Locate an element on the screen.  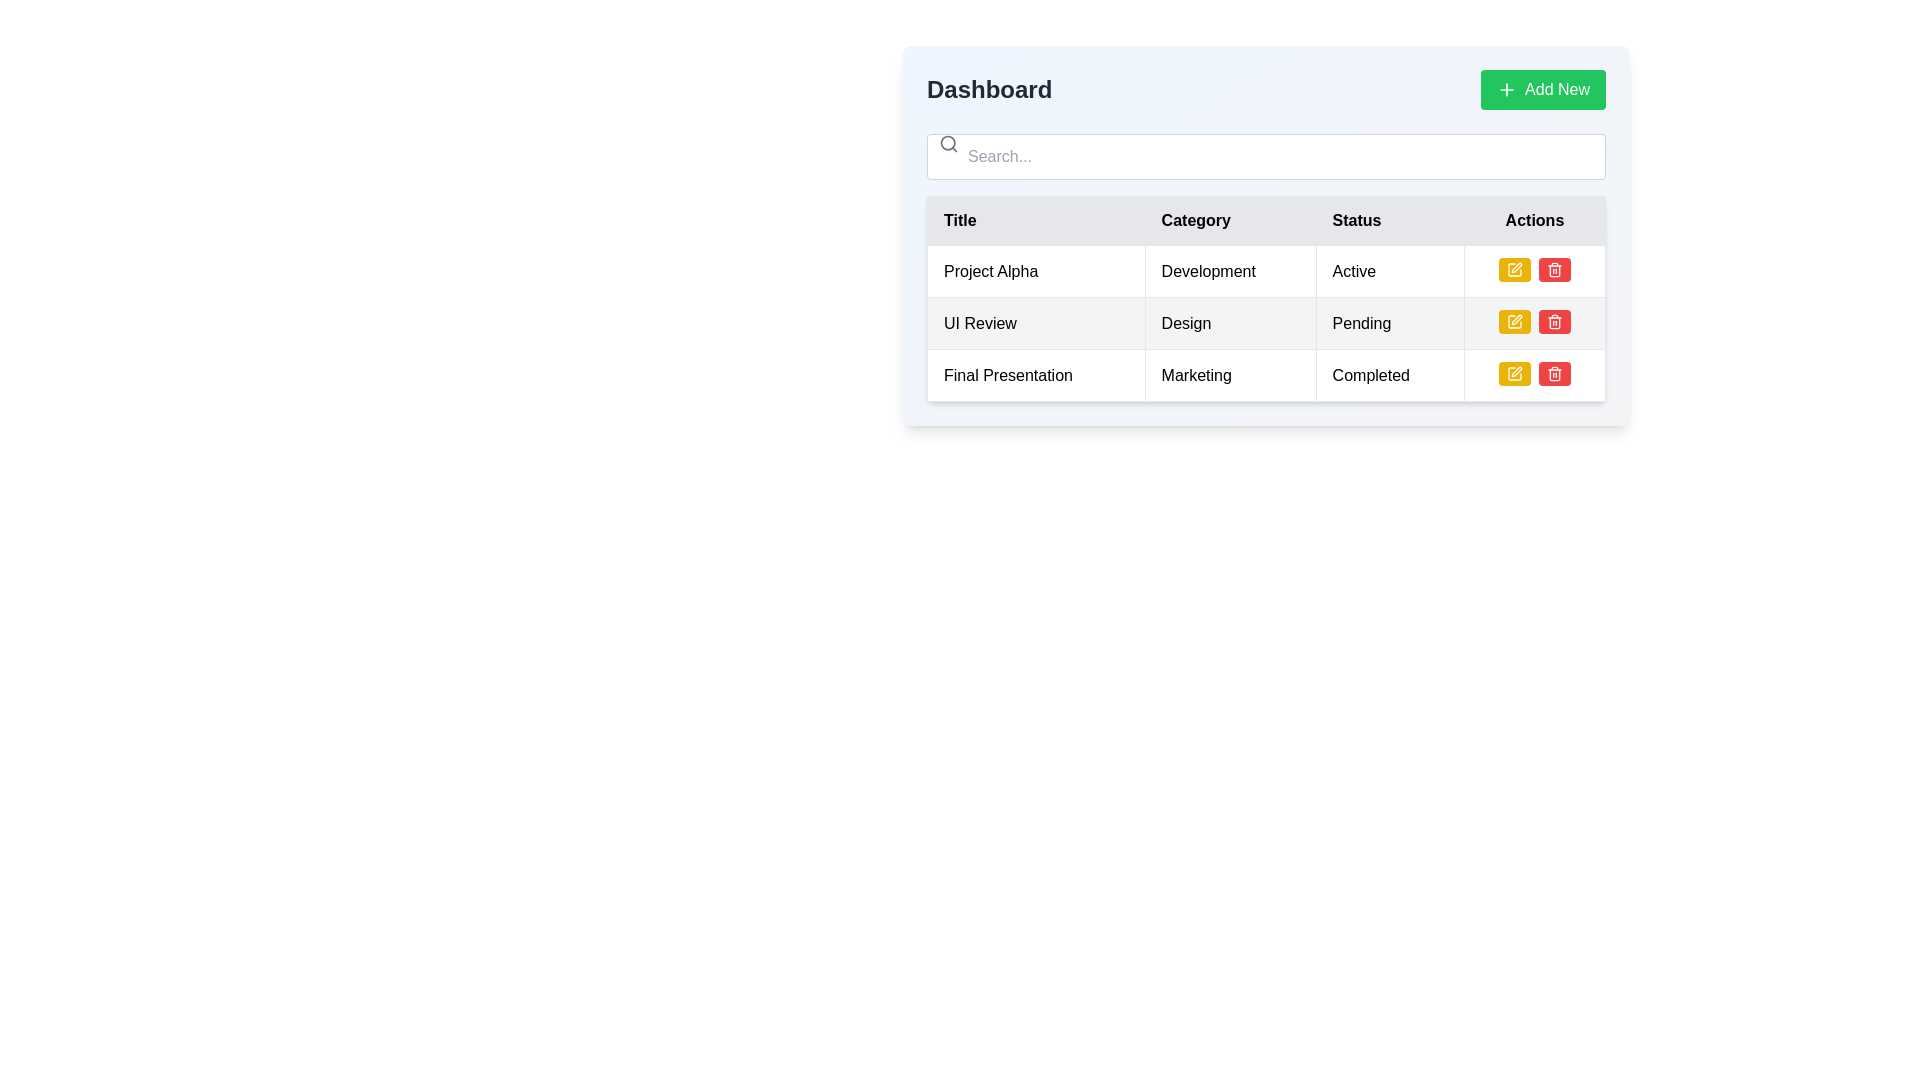
the circular element of the magnifying glass icon, which is part of the search functionality, located towards the top-left corner of the interface layout is located at coordinates (947, 142).